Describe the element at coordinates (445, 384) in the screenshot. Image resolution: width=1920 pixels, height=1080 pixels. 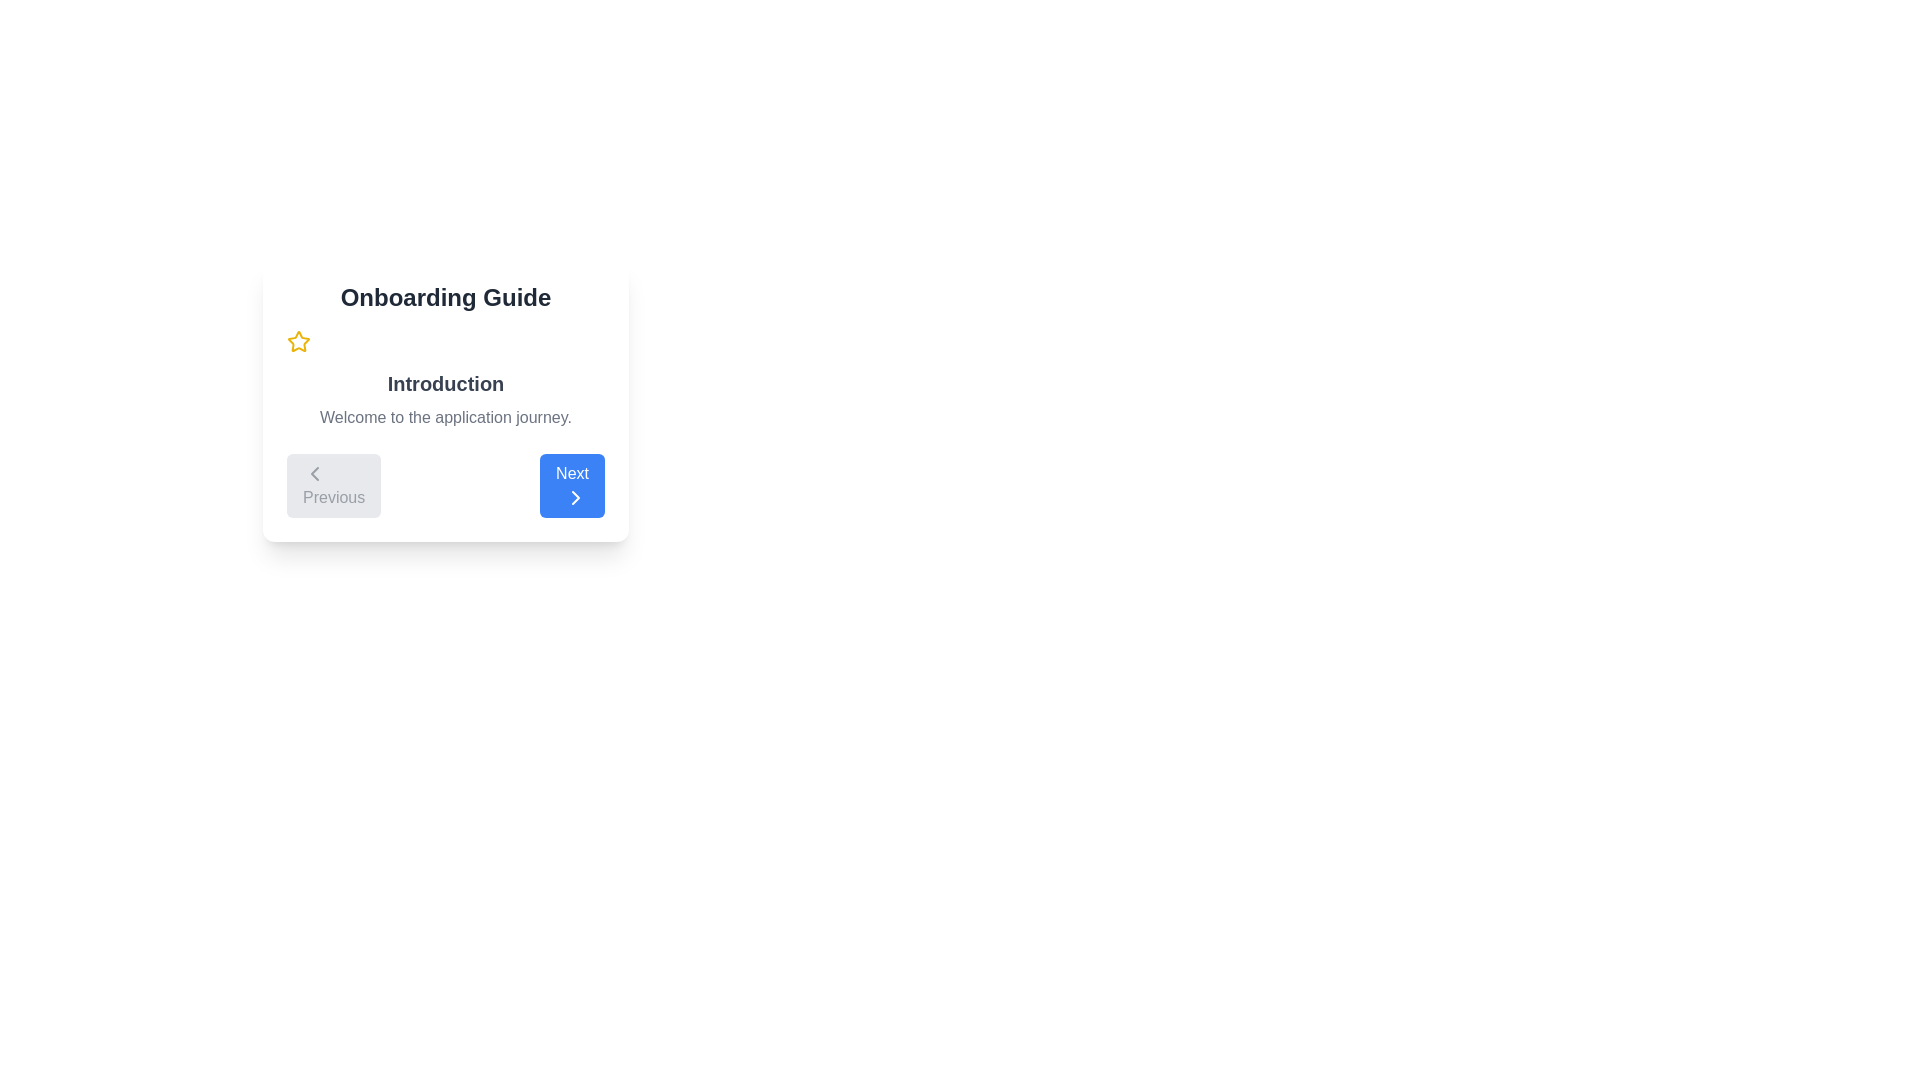
I see `the text label reading 'Introduction', which is styled with a bold font and dark gray color, positioned at the upper section of a card layout` at that location.